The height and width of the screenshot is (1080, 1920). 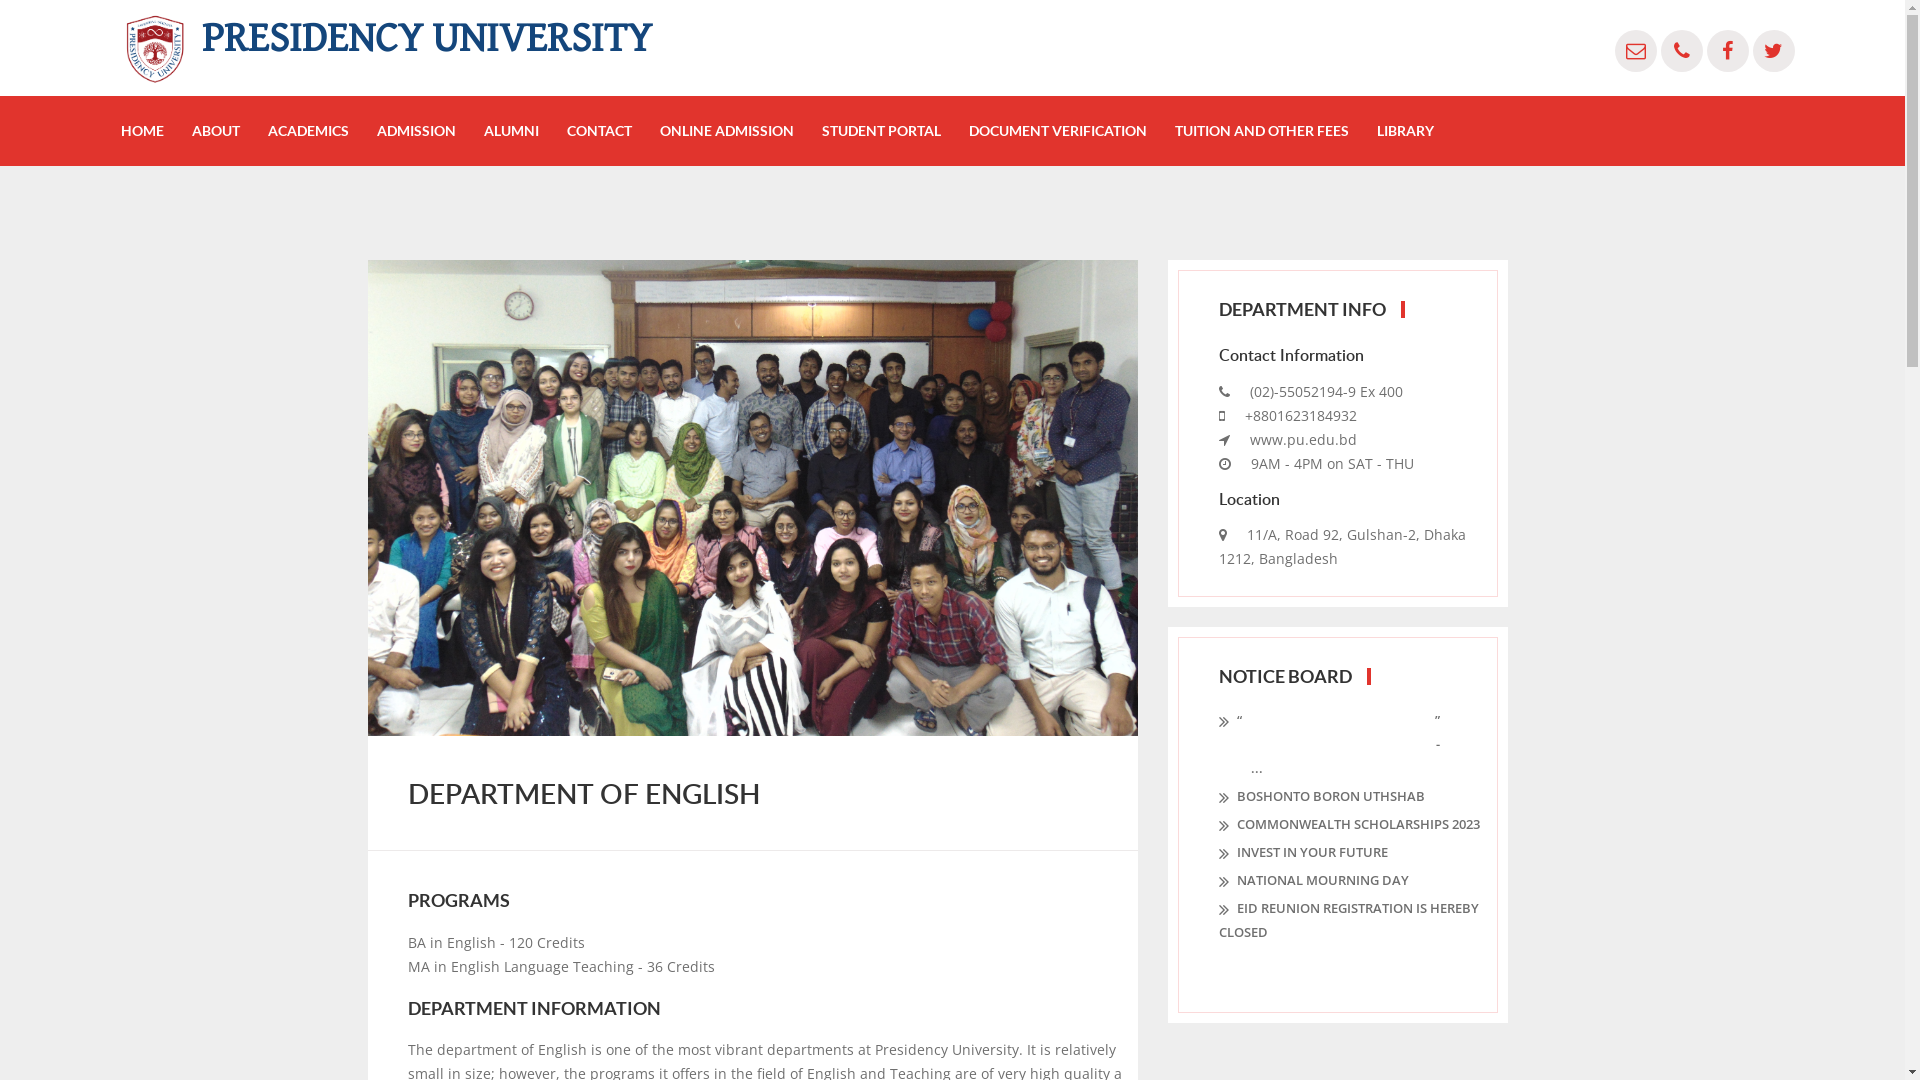 I want to click on 'HOME', so click(x=119, y=131).